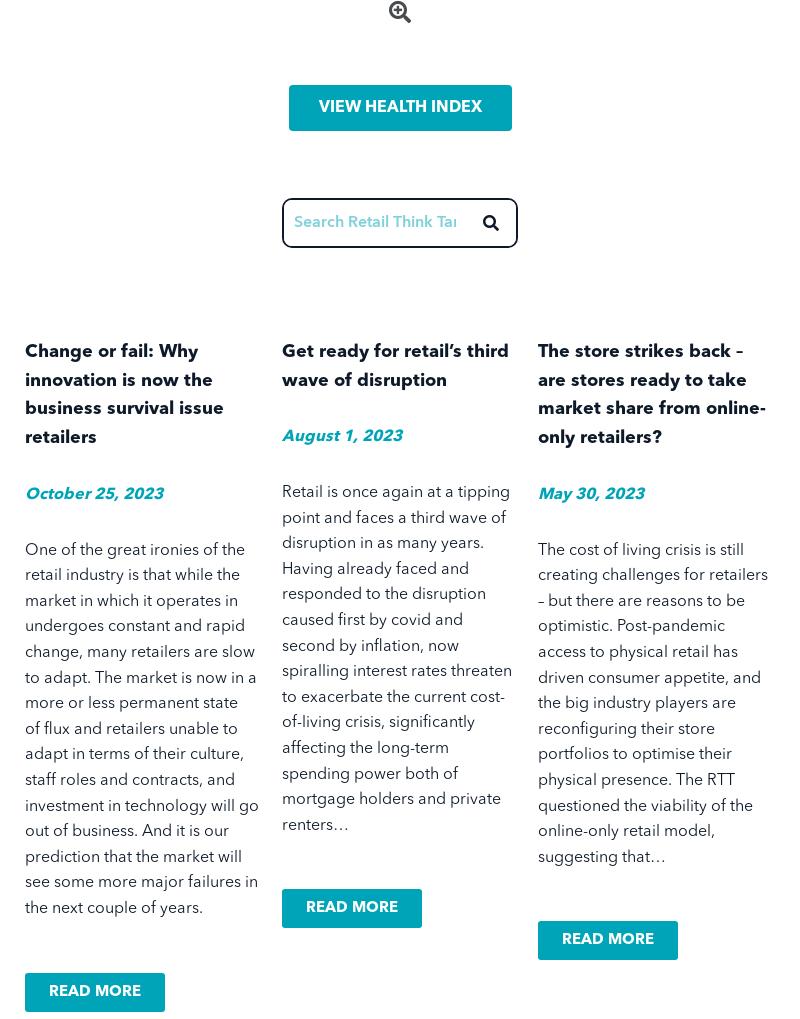 The height and width of the screenshot is (1019, 800). I want to click on 'The market is now in a more or less permanent state of', so click(140, 703).